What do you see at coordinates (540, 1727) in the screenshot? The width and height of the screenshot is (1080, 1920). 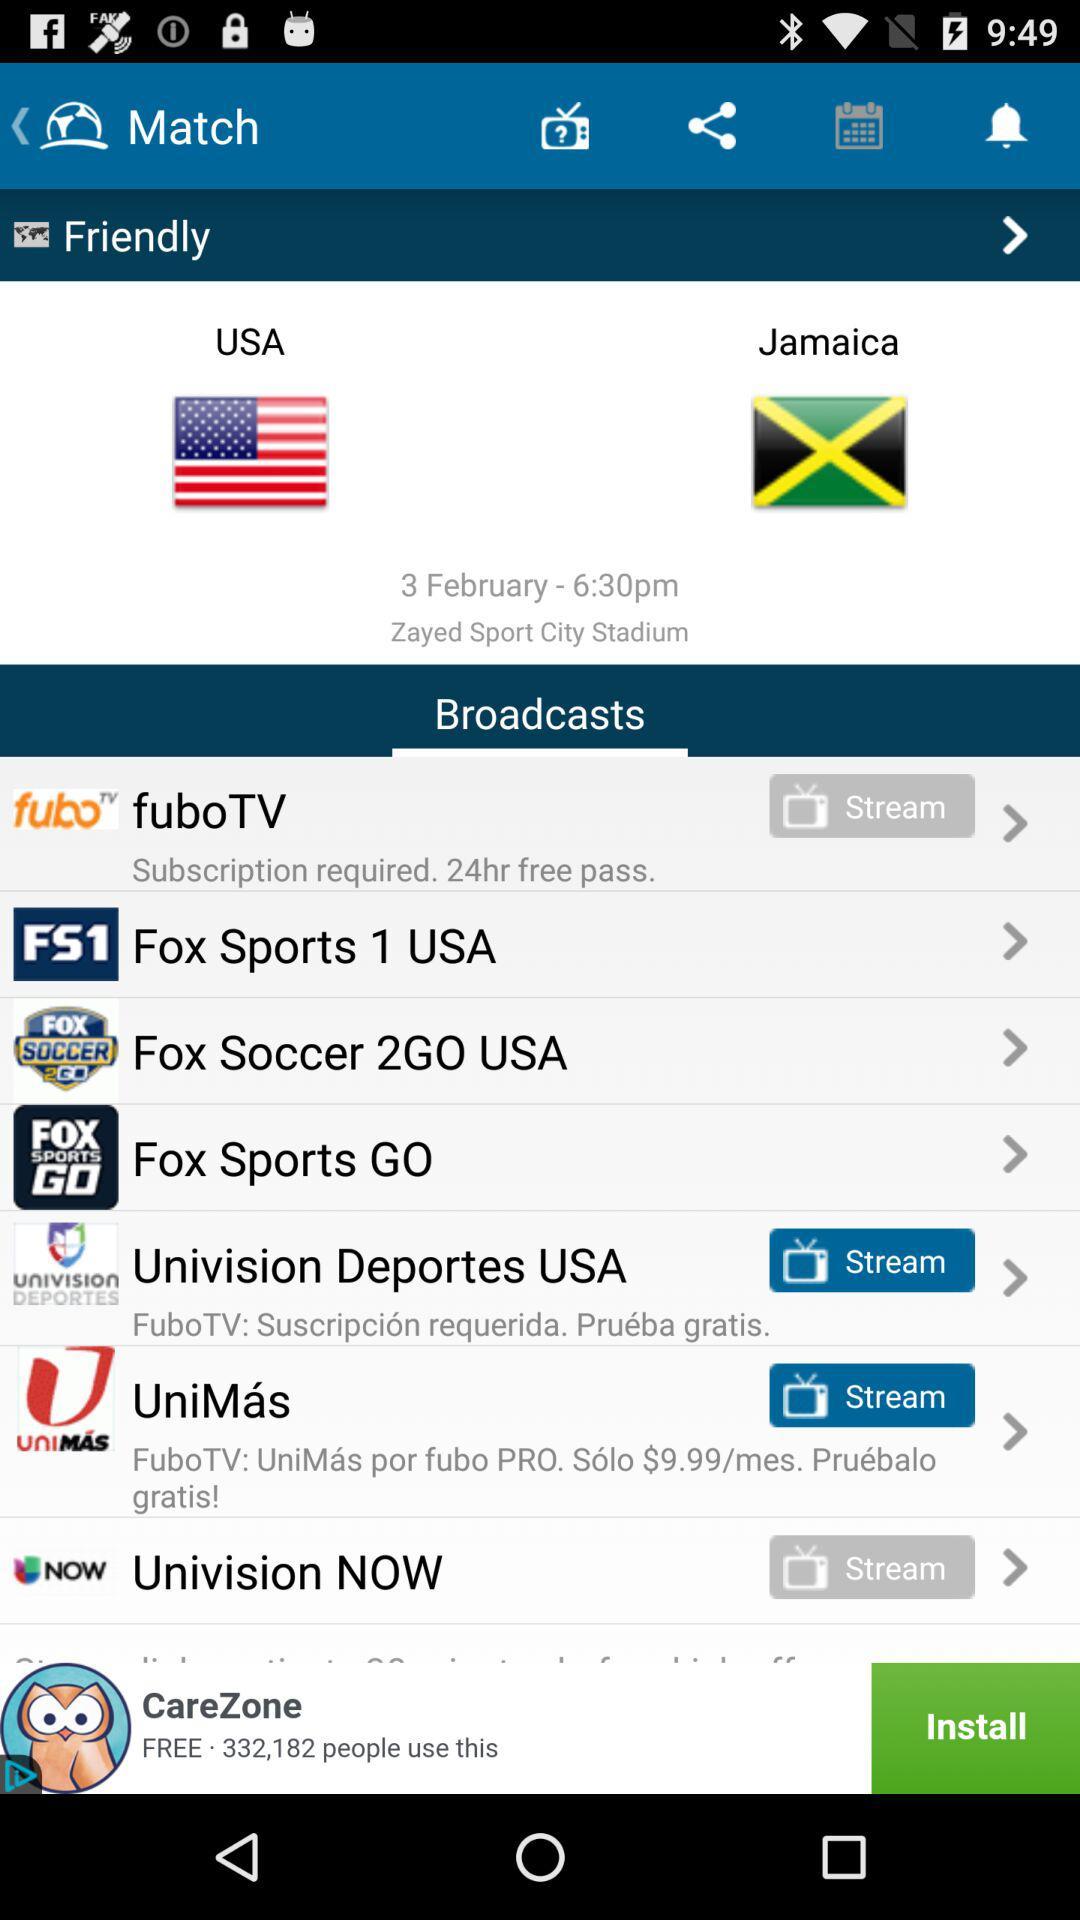 I see `install advertisement` at bounding box center [540, 1727].